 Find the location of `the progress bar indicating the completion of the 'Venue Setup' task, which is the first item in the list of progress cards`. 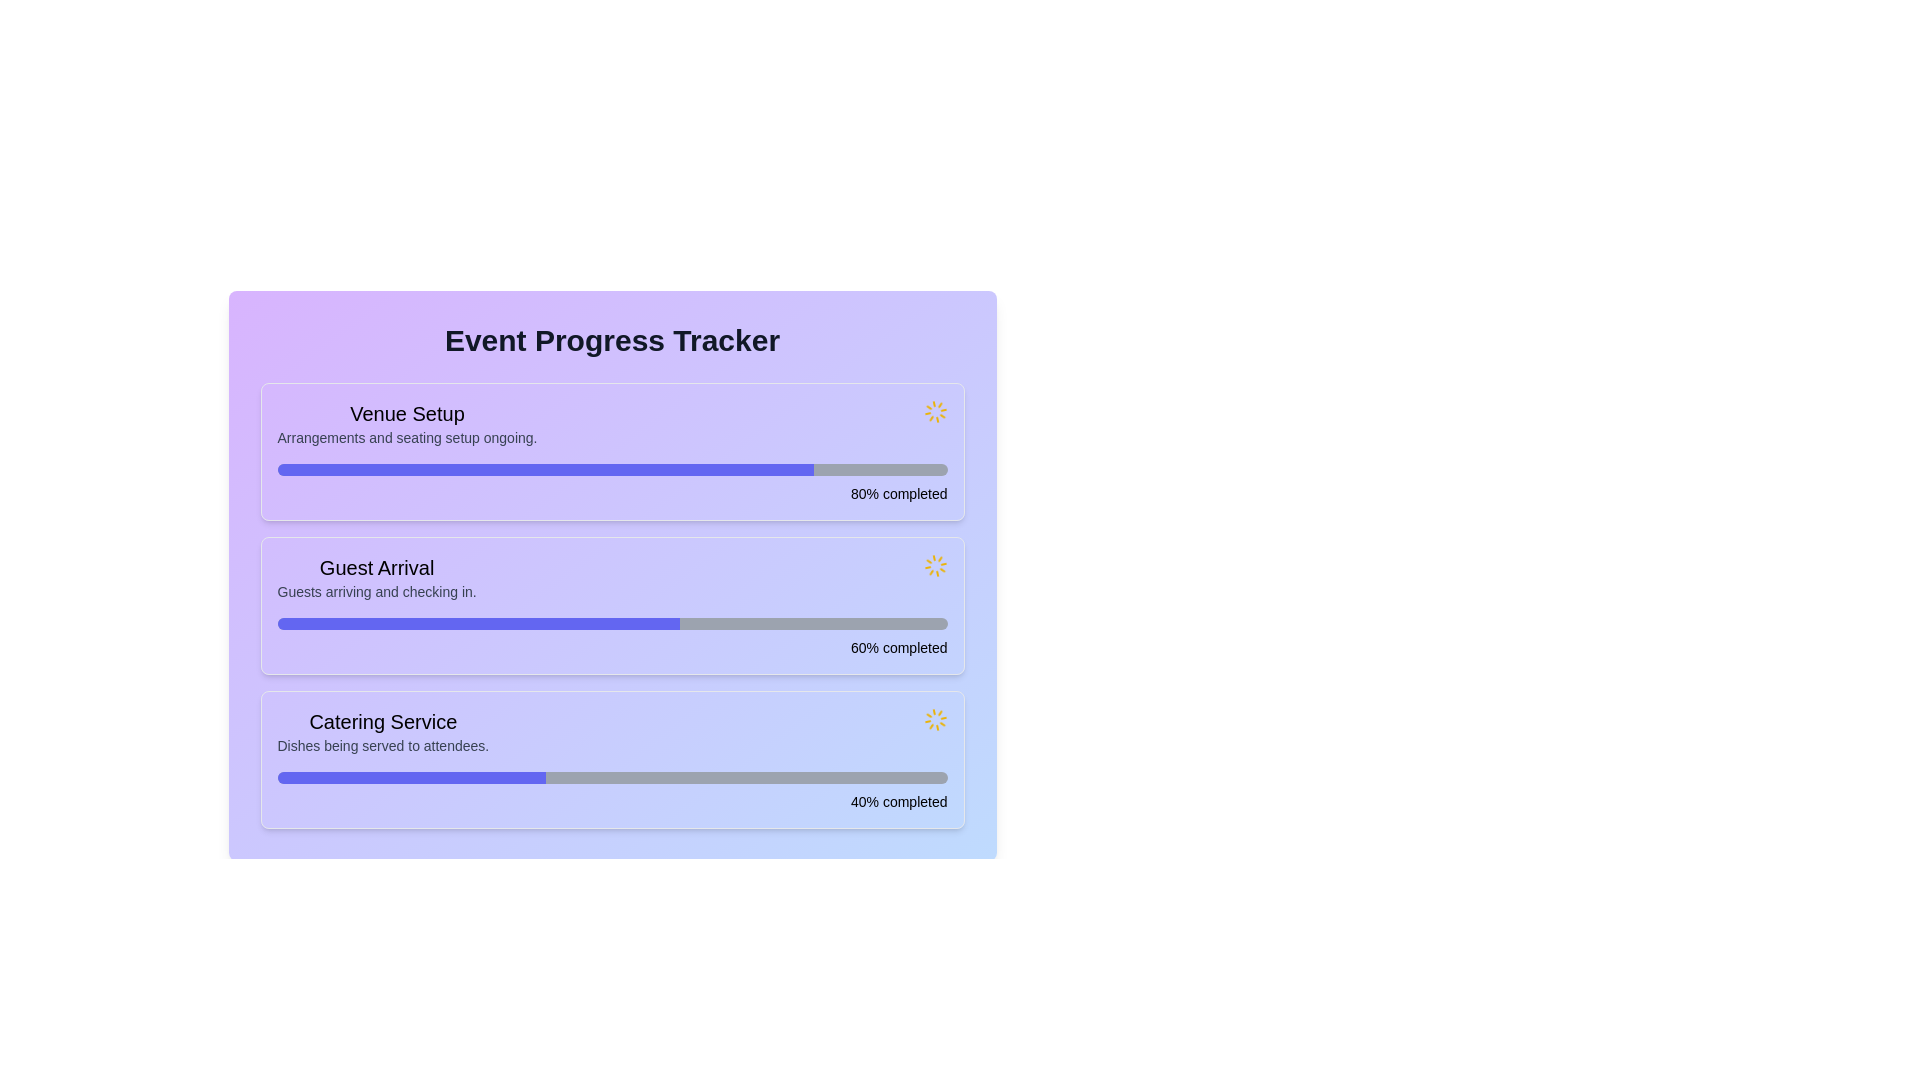

the progress bar indicating the completion of the 'Venue Setup' task, which is the first item in the list of progress cards is located at coordinates (611, 451).